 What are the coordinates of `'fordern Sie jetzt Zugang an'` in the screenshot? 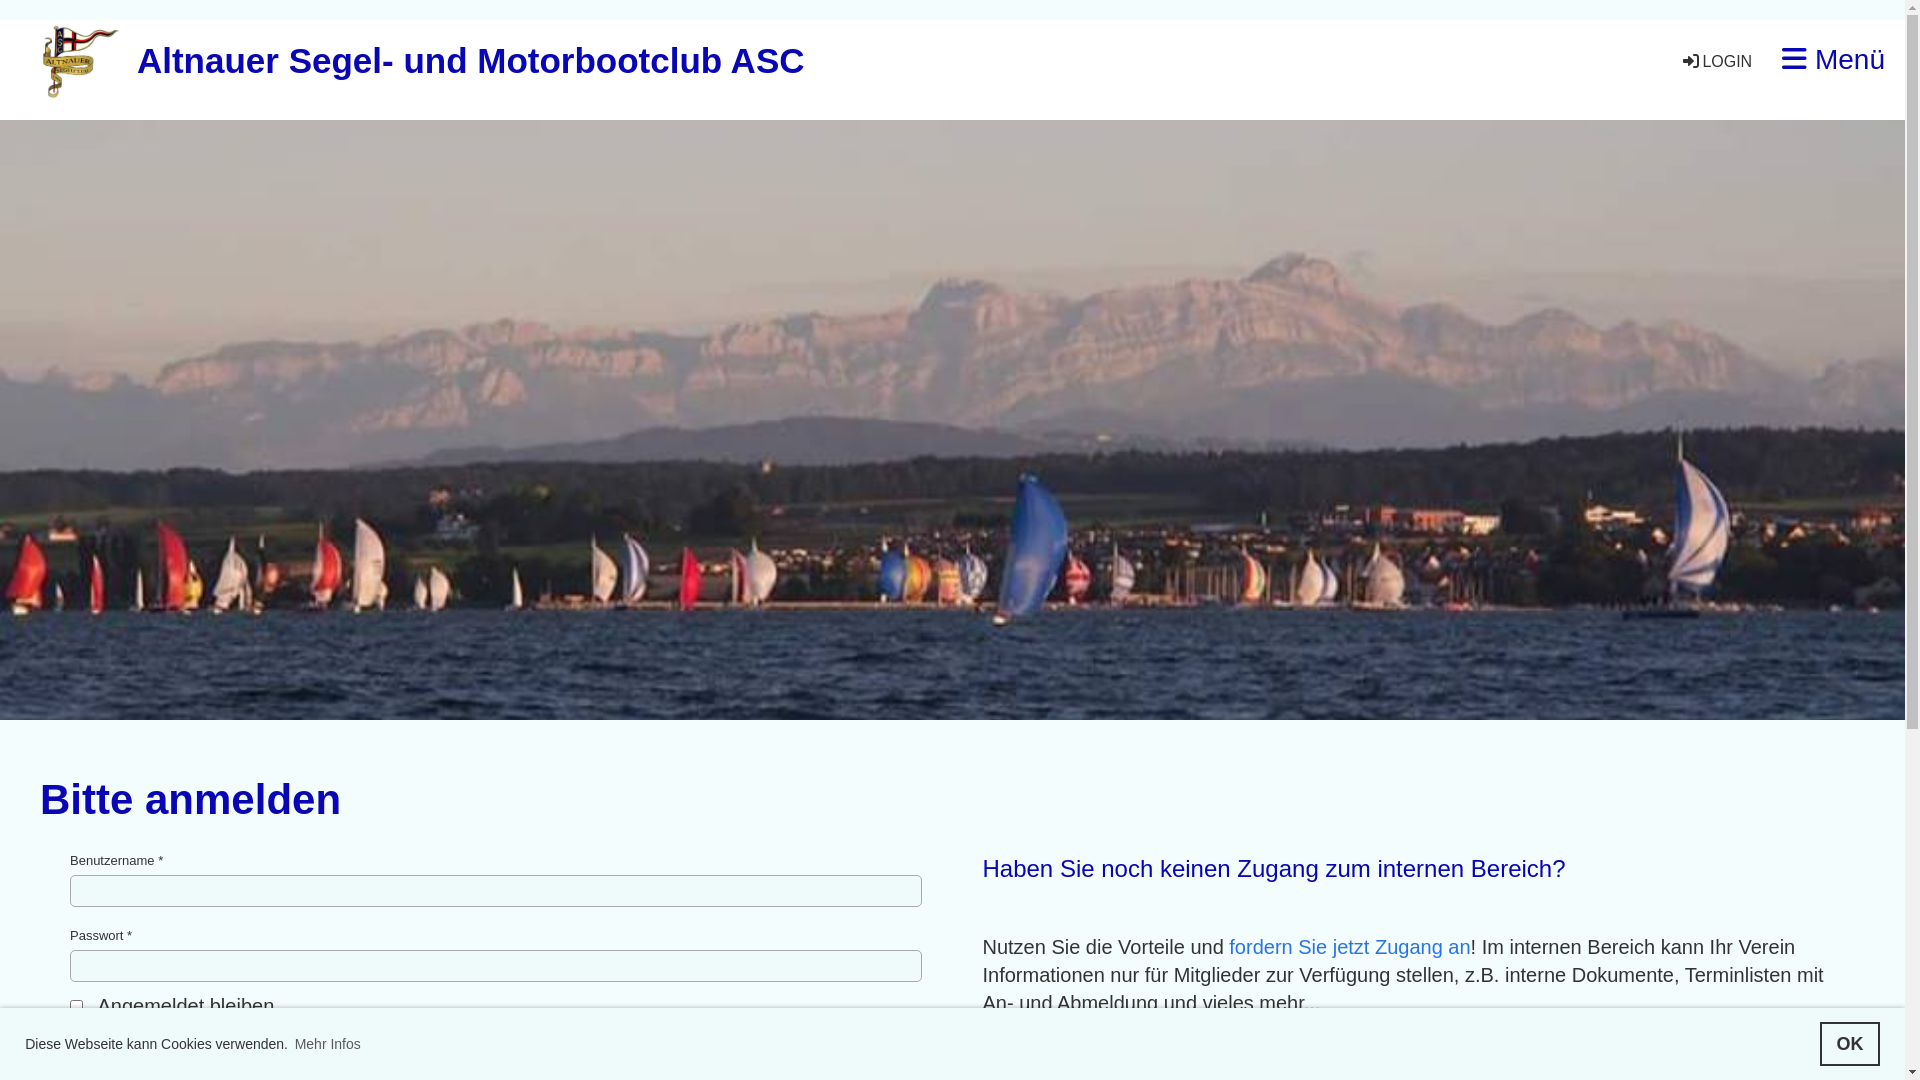 It's located at (1349, 946).